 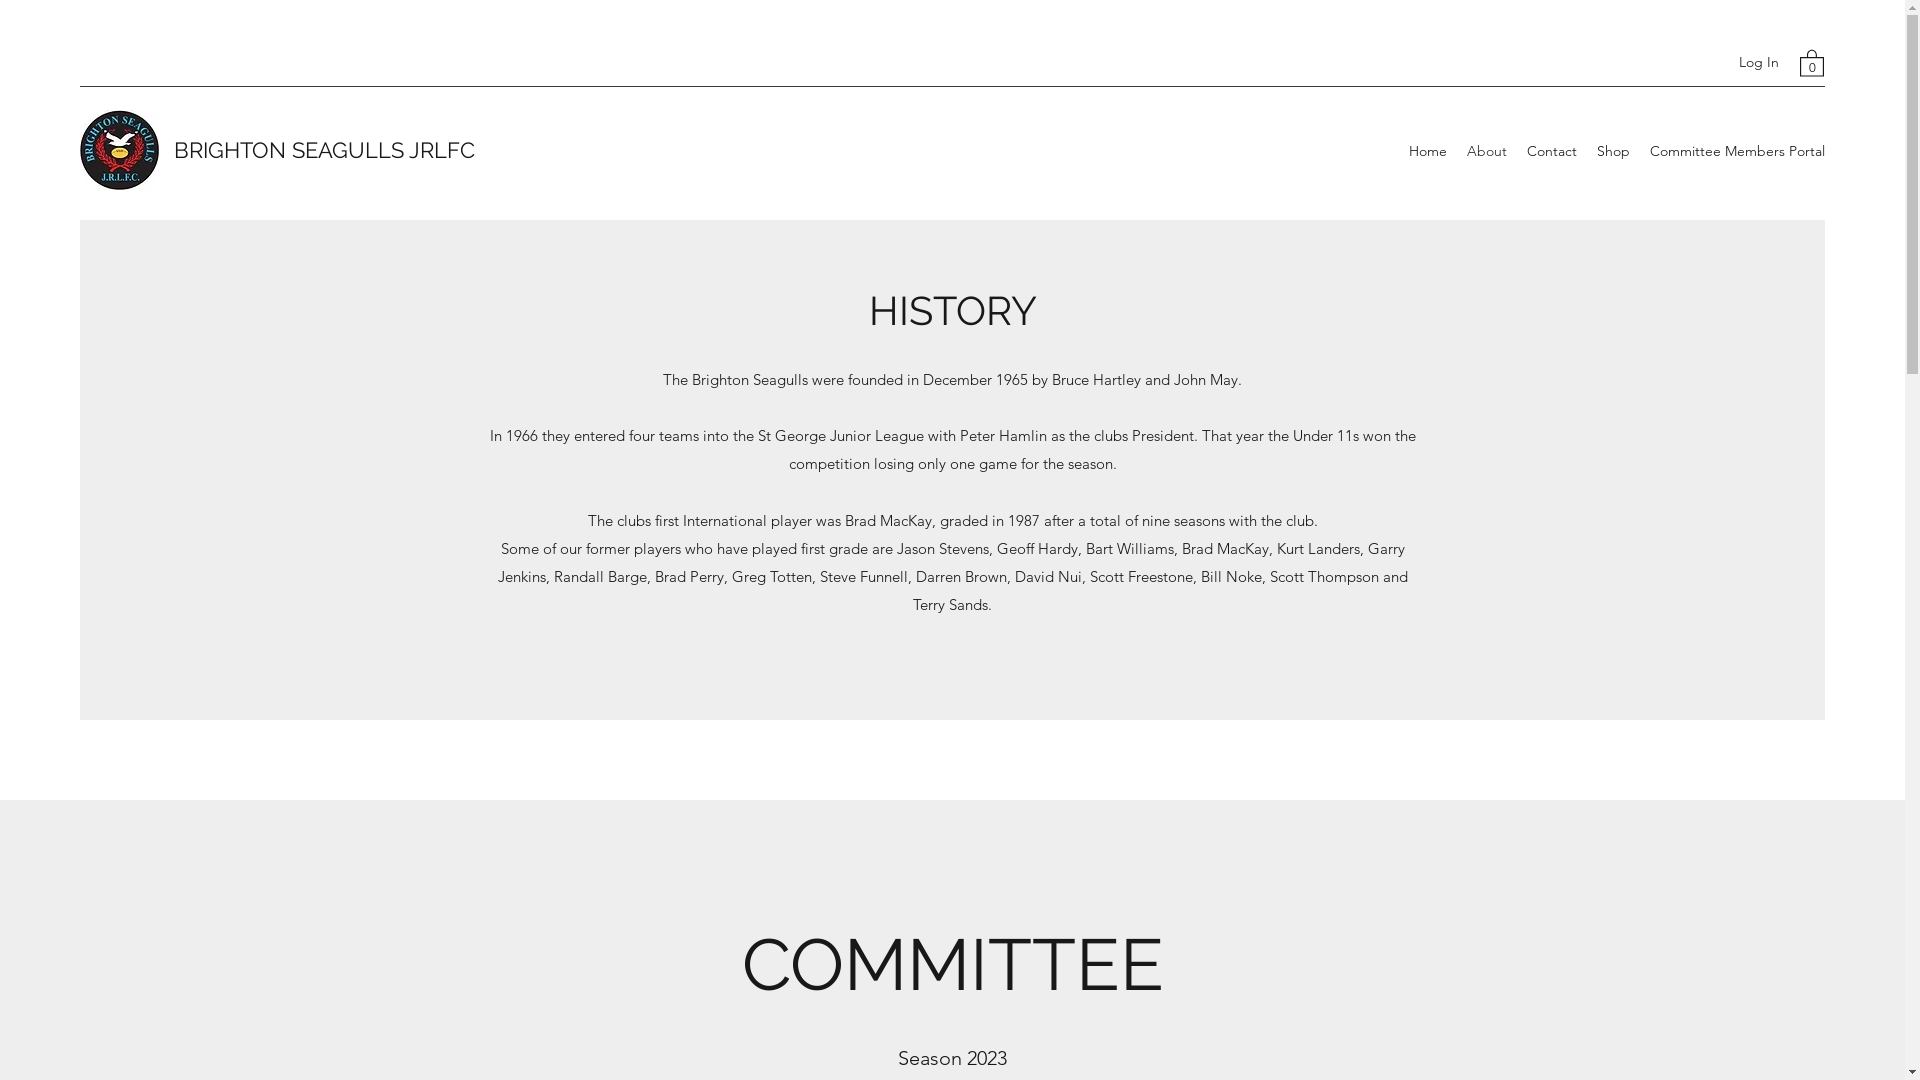 What do you see at coordinates (1550, 149) in the screenshot?
I see `'Contact'` at bounding box center [1550, 149].